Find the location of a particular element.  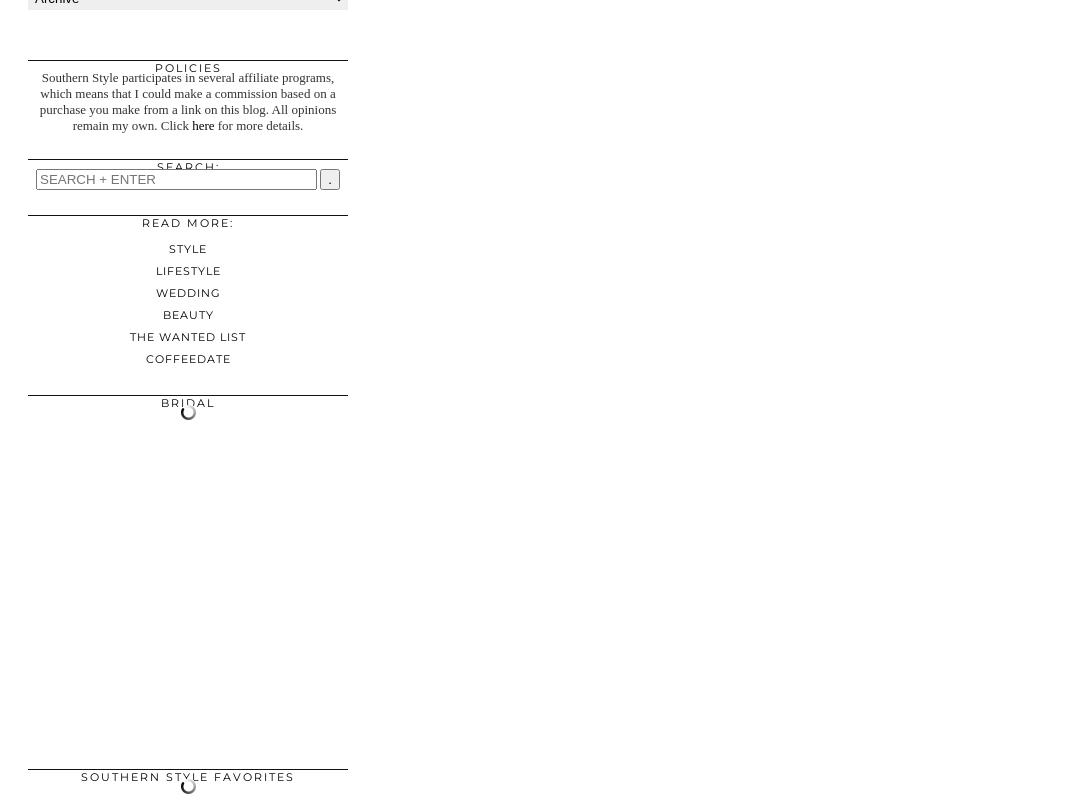

'Bridal' is located at coordinates (187, 402).